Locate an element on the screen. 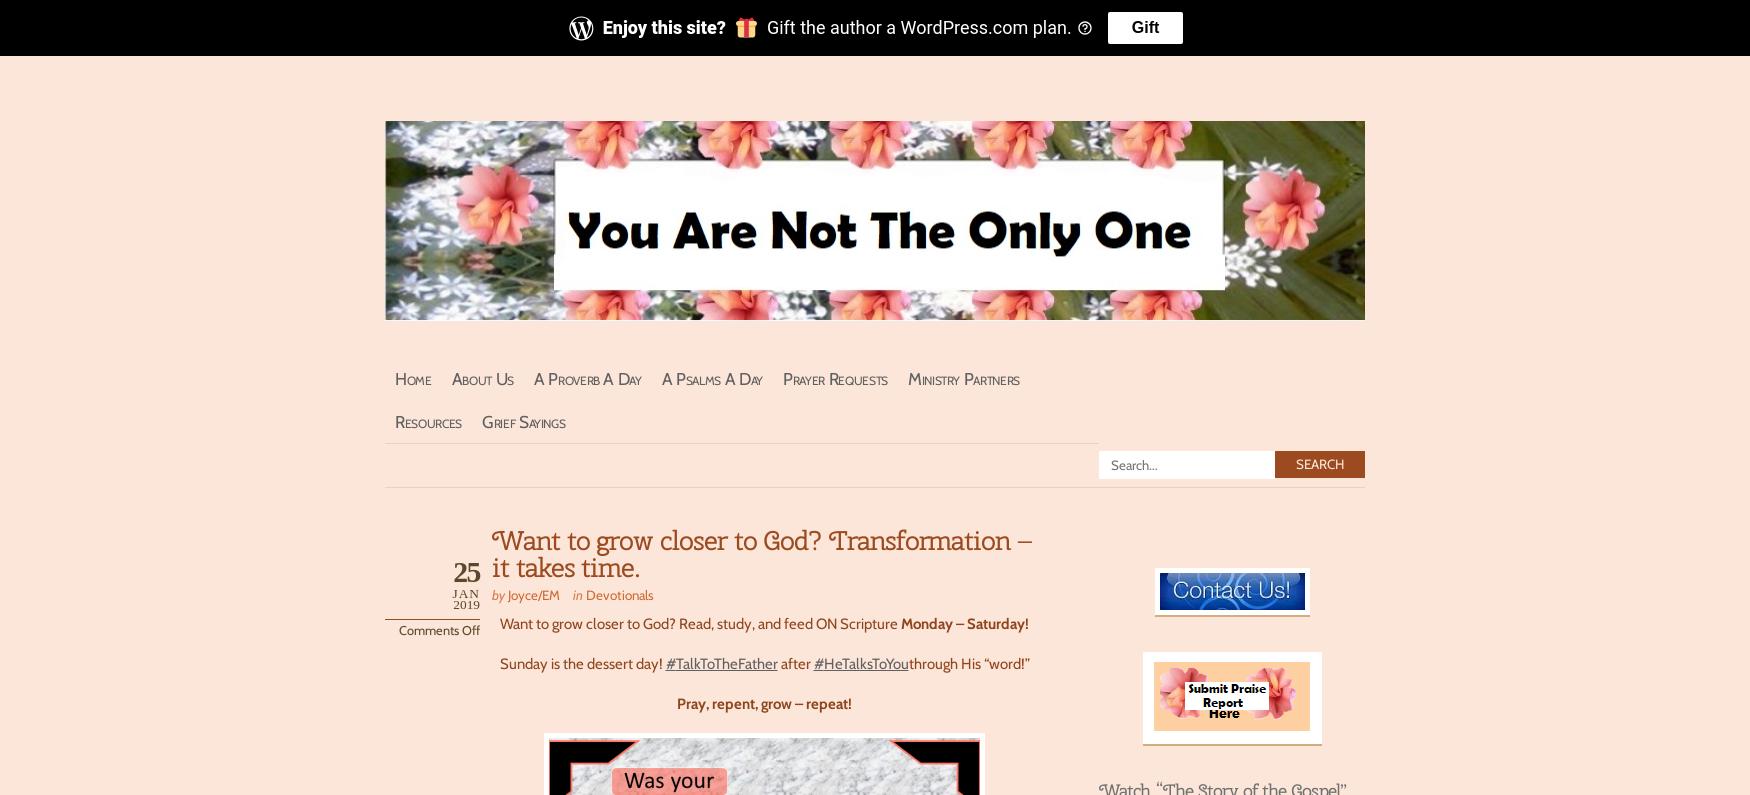 This screenshot has width=1750, height=795. 'Ministry Partners' is located at coordinates (963, 377).